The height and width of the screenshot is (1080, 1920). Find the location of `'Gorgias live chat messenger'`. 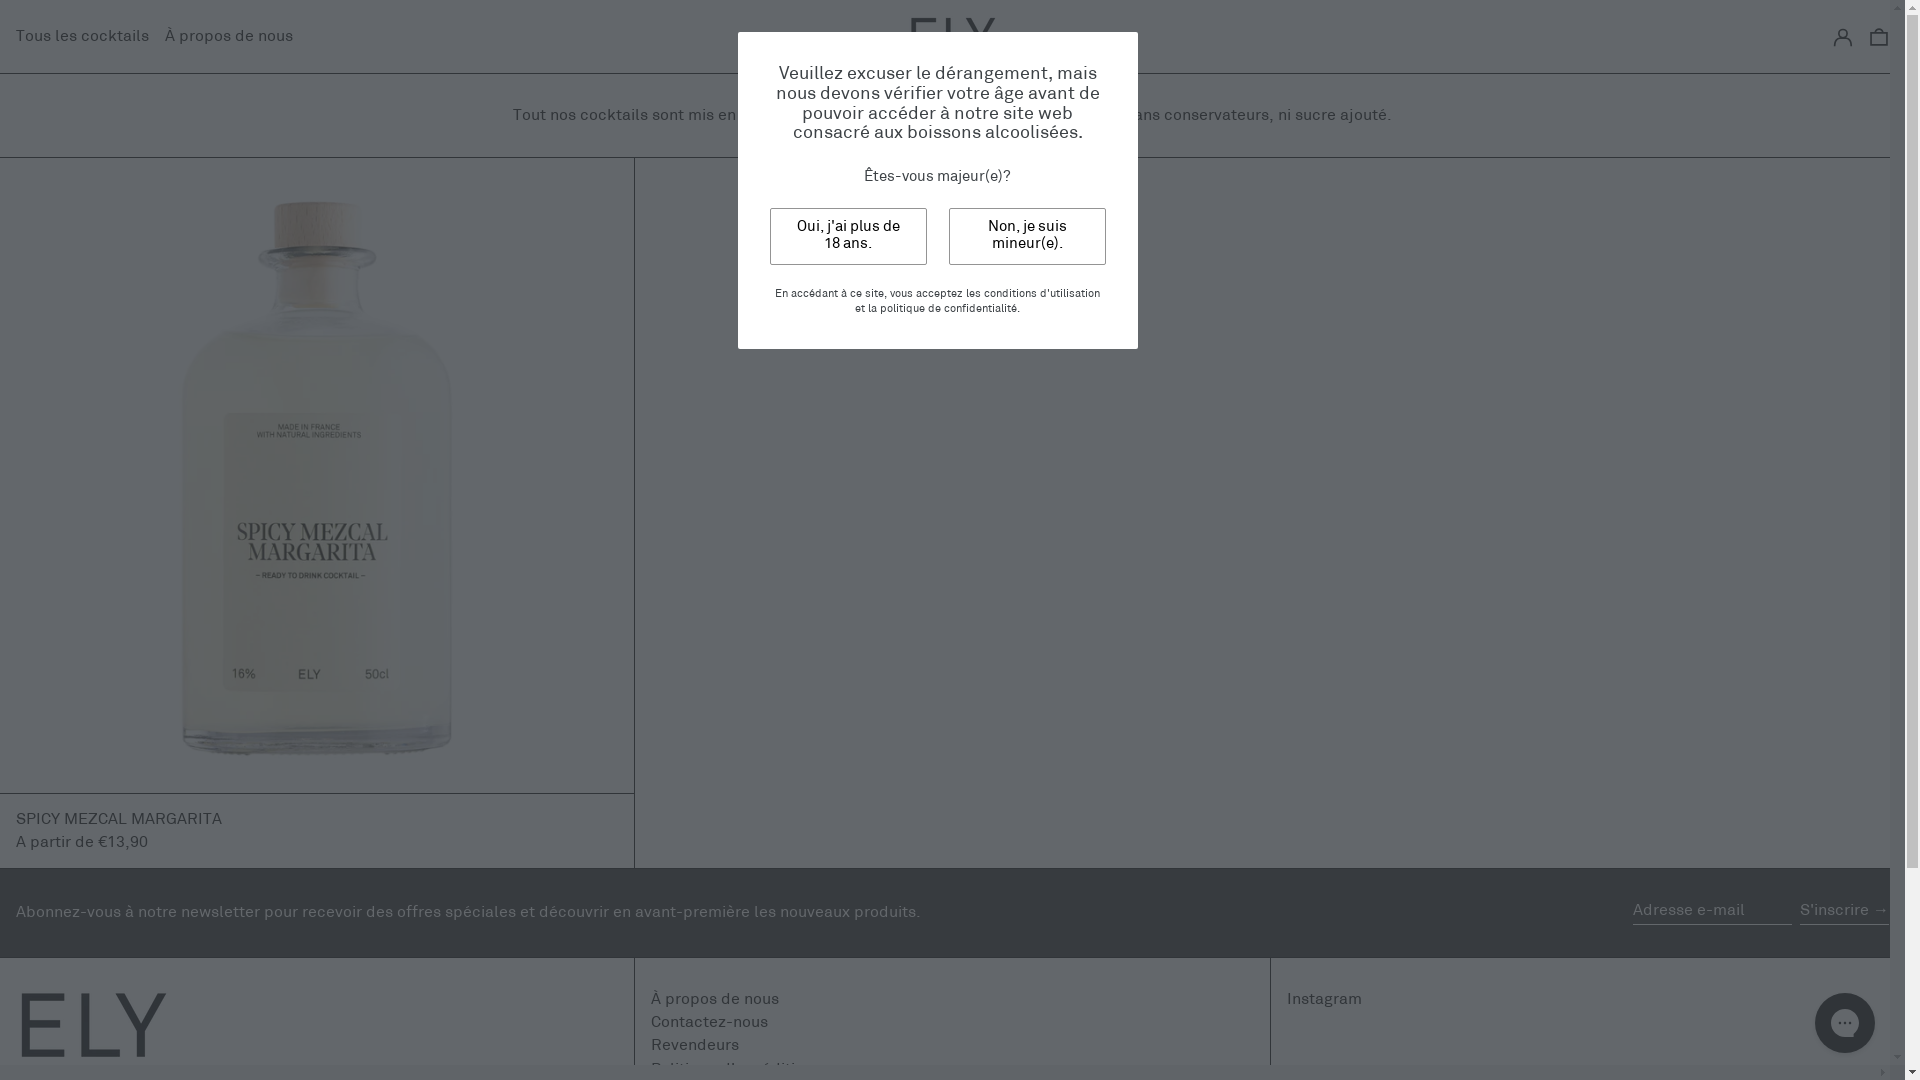

'Gorgias live chat messenger' is located at coordinates (1843, 1022).